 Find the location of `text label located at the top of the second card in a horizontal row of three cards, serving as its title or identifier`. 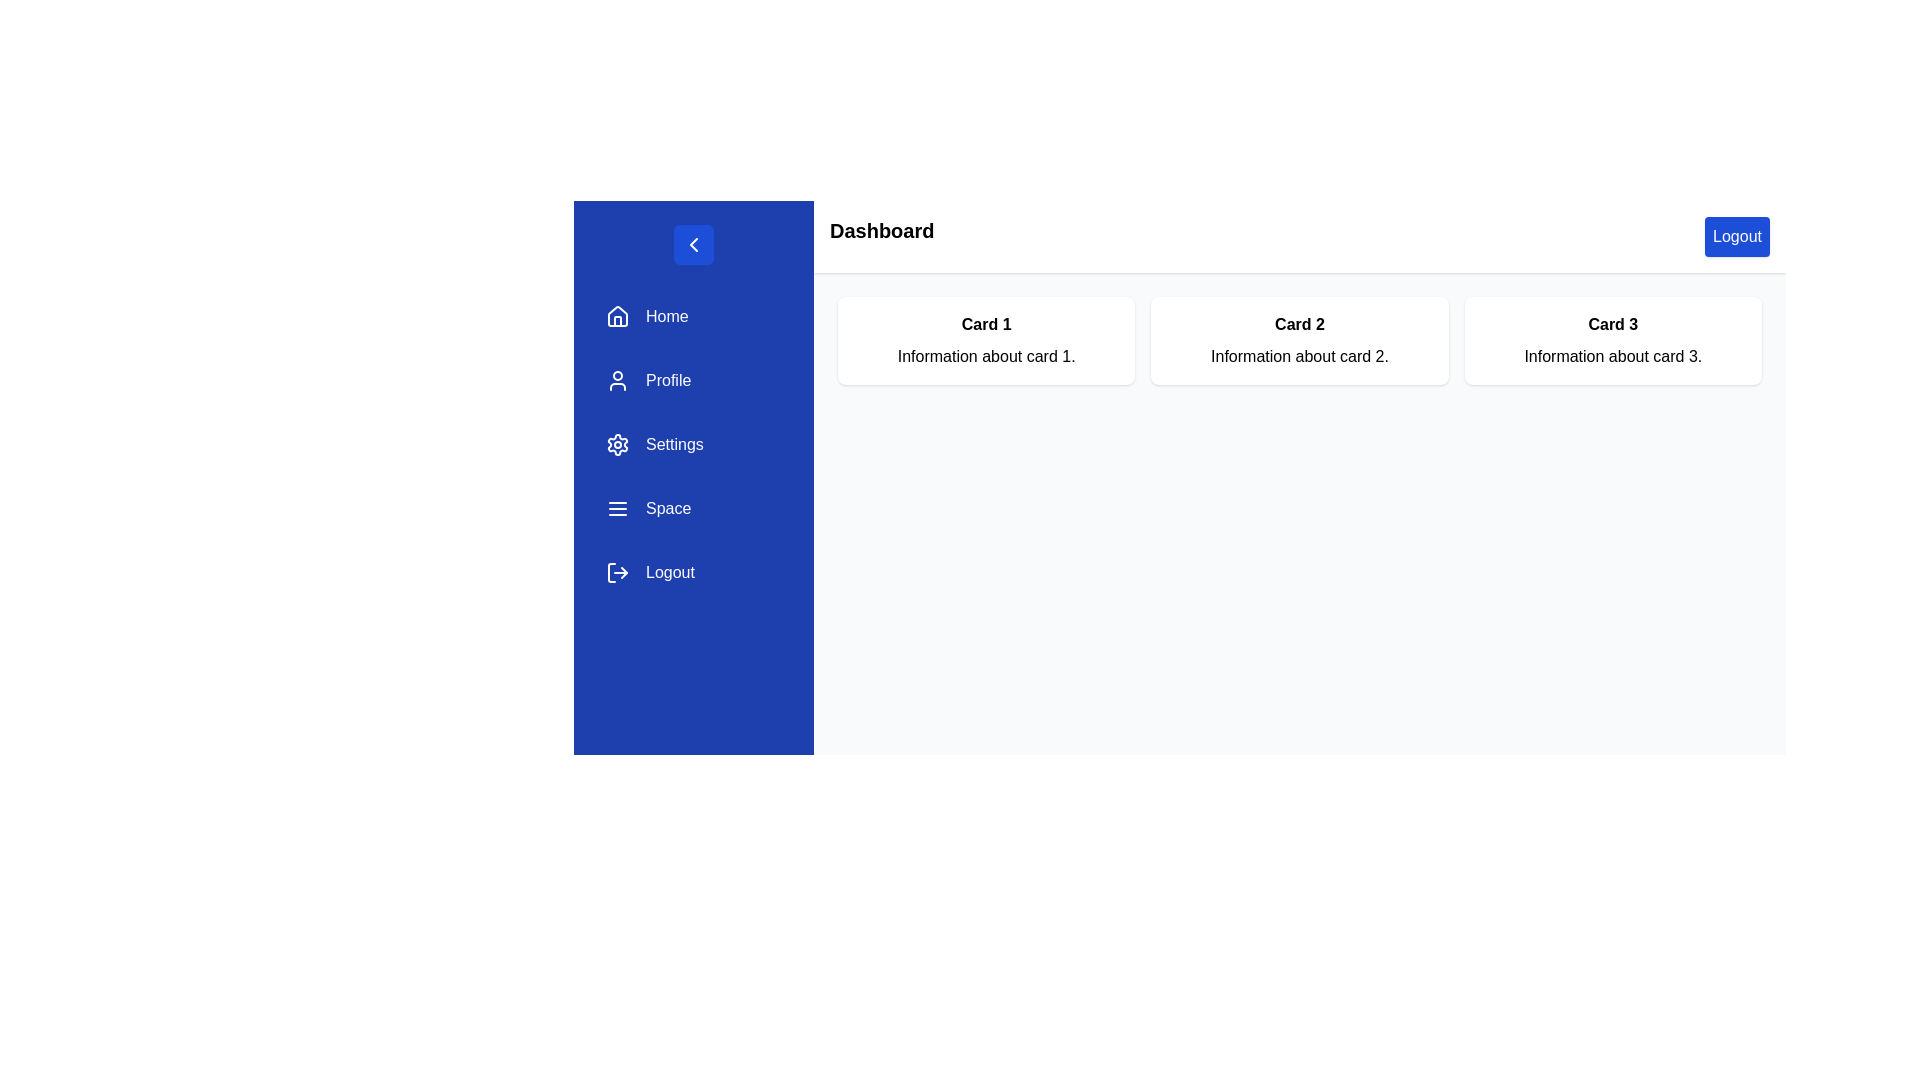

text label located at the top of the second card in a horizontal row of three cards, serving as its title or identifier is located at coordinates (1300, 323).